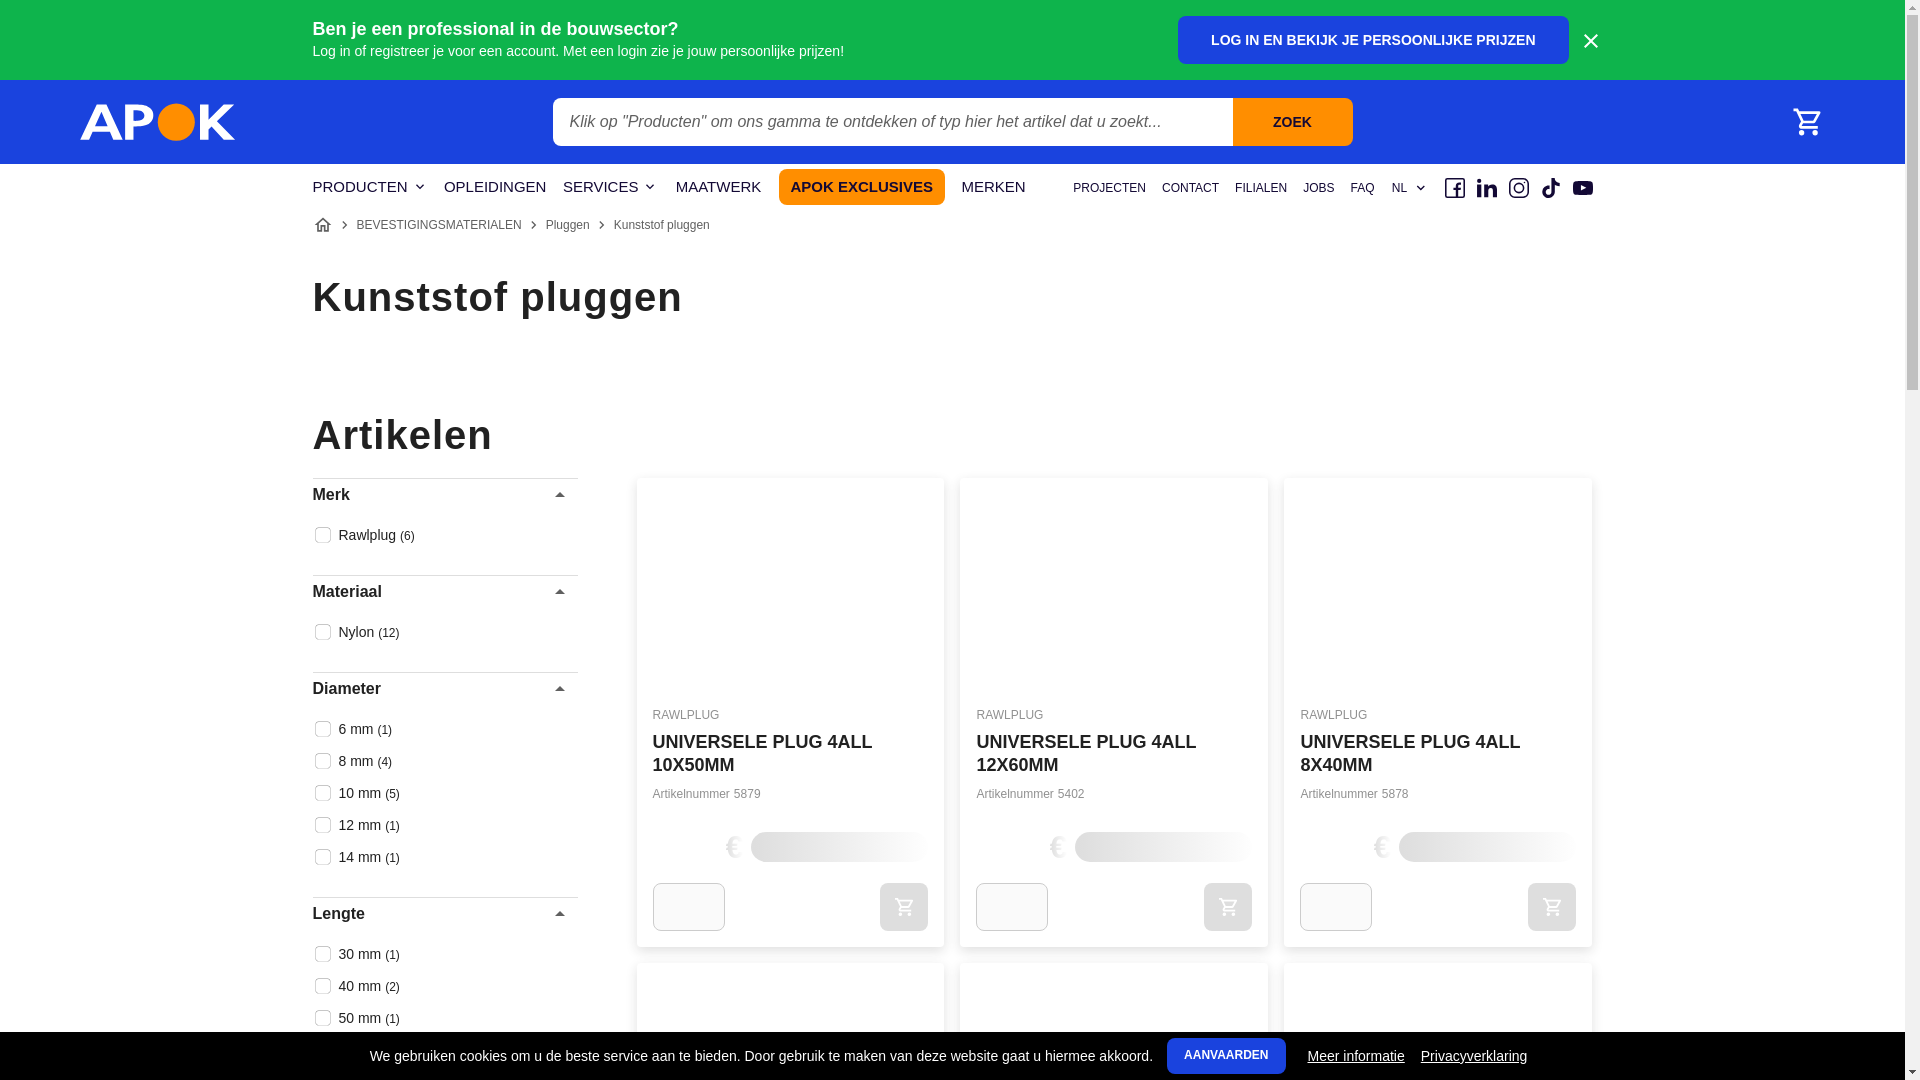  Describe the element at coordinates (1588, 41) in the screenshot. I see `'PROFESSIONALUSERBAR/CLOSE'` at that location.